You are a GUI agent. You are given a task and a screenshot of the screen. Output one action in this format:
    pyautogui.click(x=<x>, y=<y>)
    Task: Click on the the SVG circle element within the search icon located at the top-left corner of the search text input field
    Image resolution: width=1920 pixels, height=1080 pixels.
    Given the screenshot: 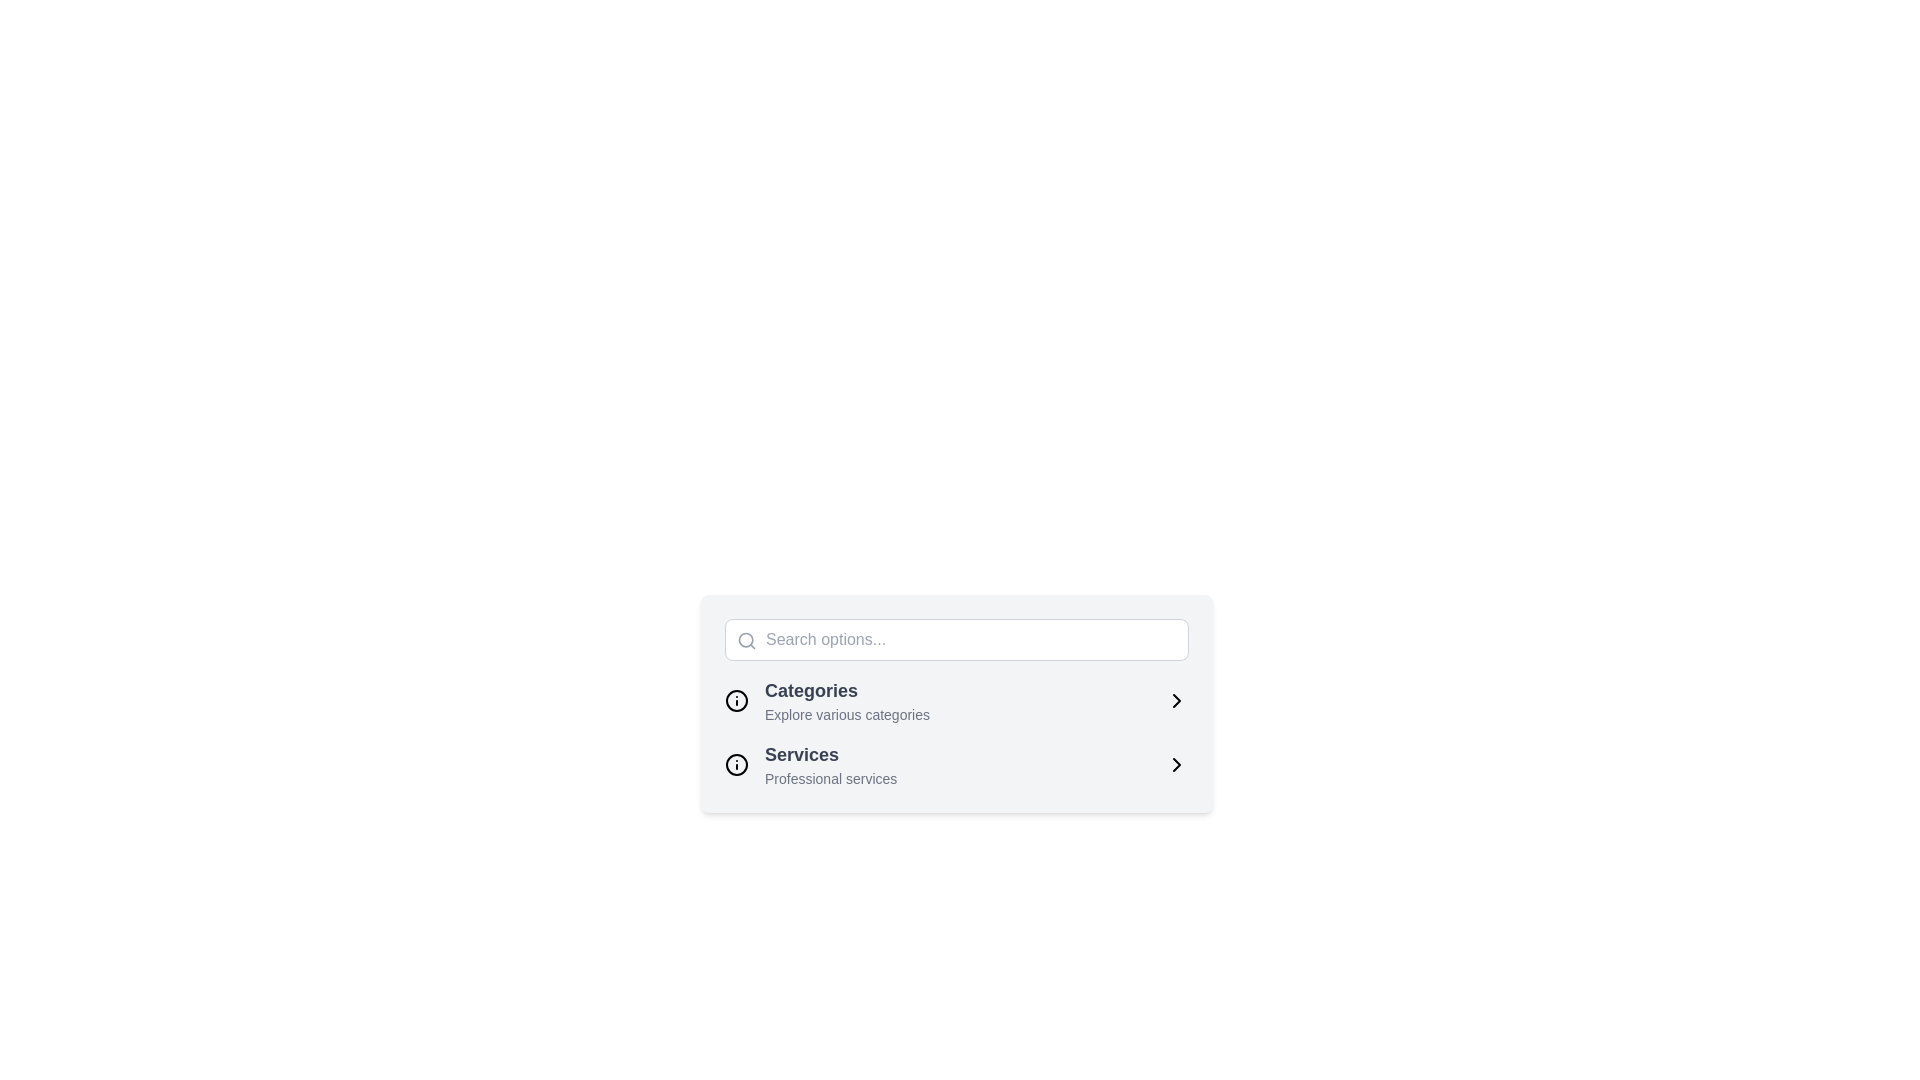 What is the action you would take?
    pyautogui.click(x=745, y=640)
    